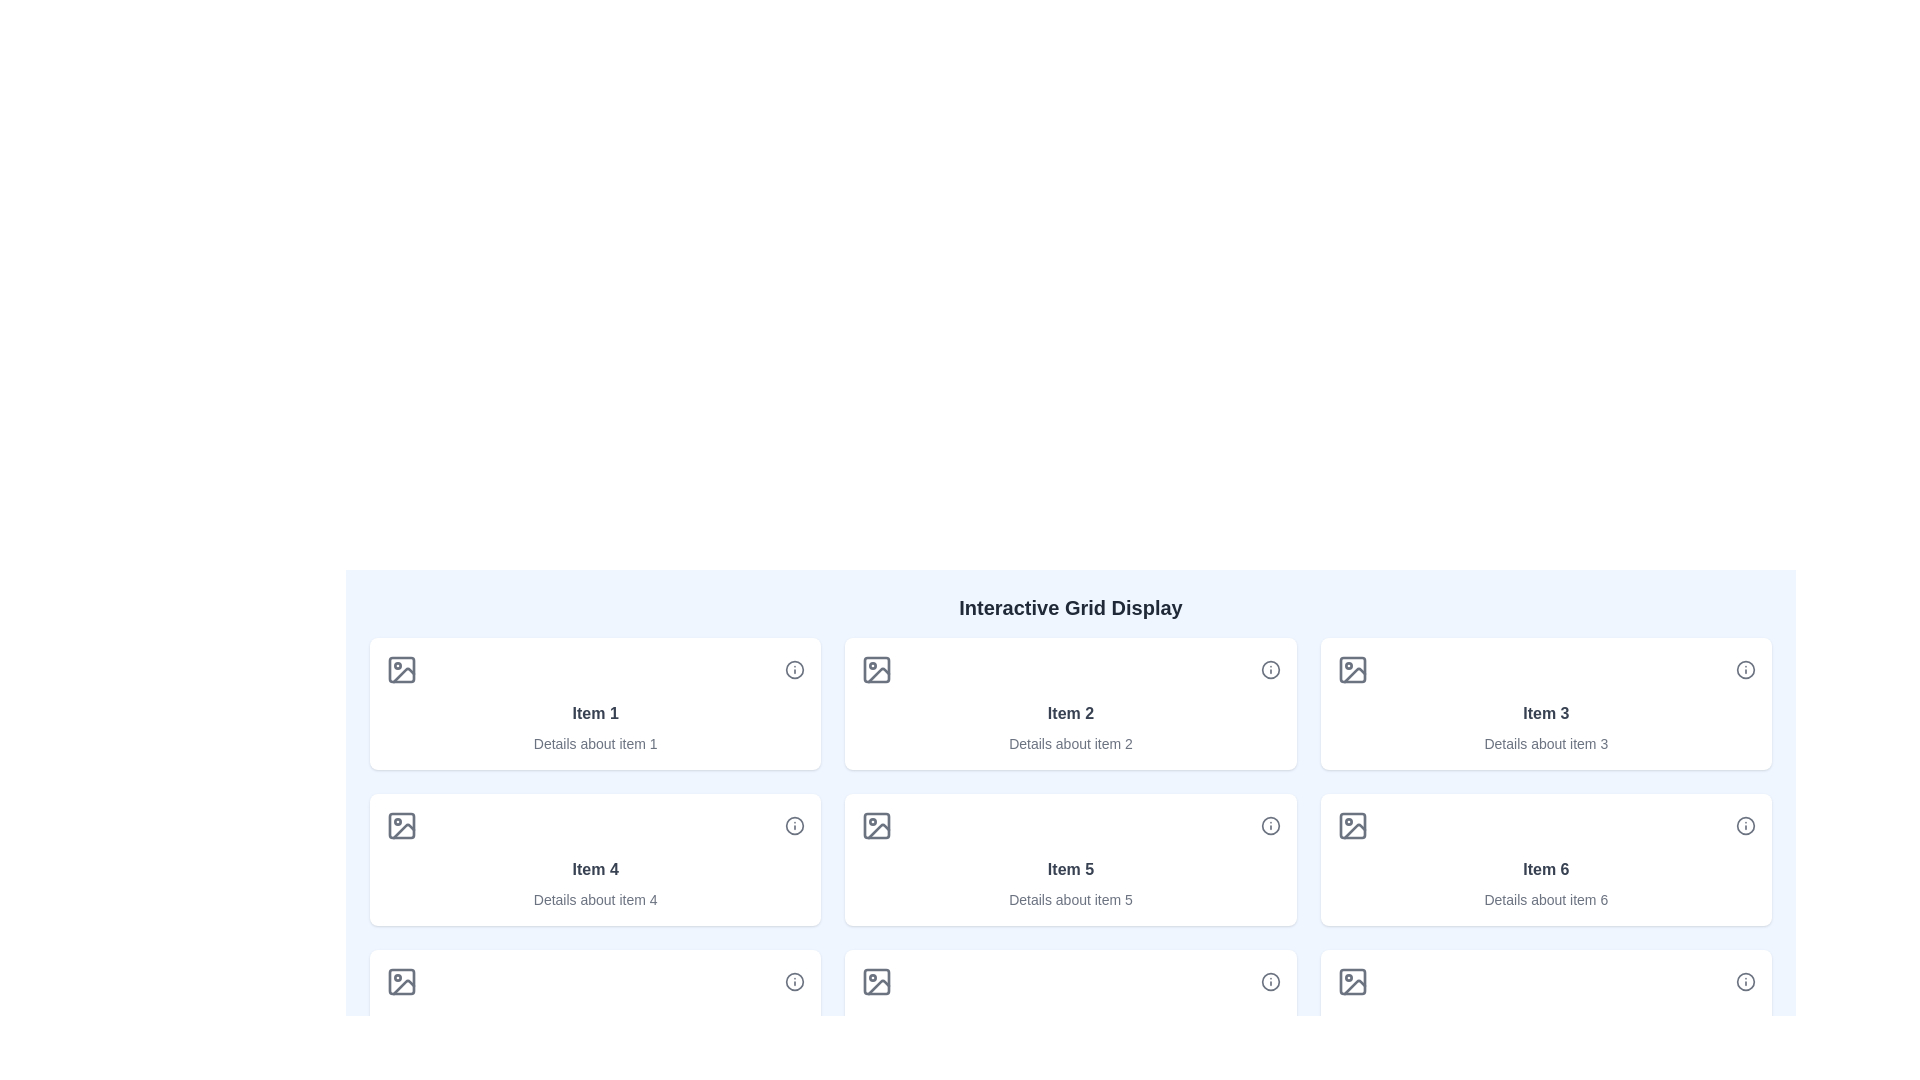  What do you see at coordinates (594, 712) in the screenshot?
I see `the Text label that serves as the title for the card, displaying 'Item 1' and 'Details about item 1', located in the first cell of the top row of the grid layout` at bounding box center [594, 712].